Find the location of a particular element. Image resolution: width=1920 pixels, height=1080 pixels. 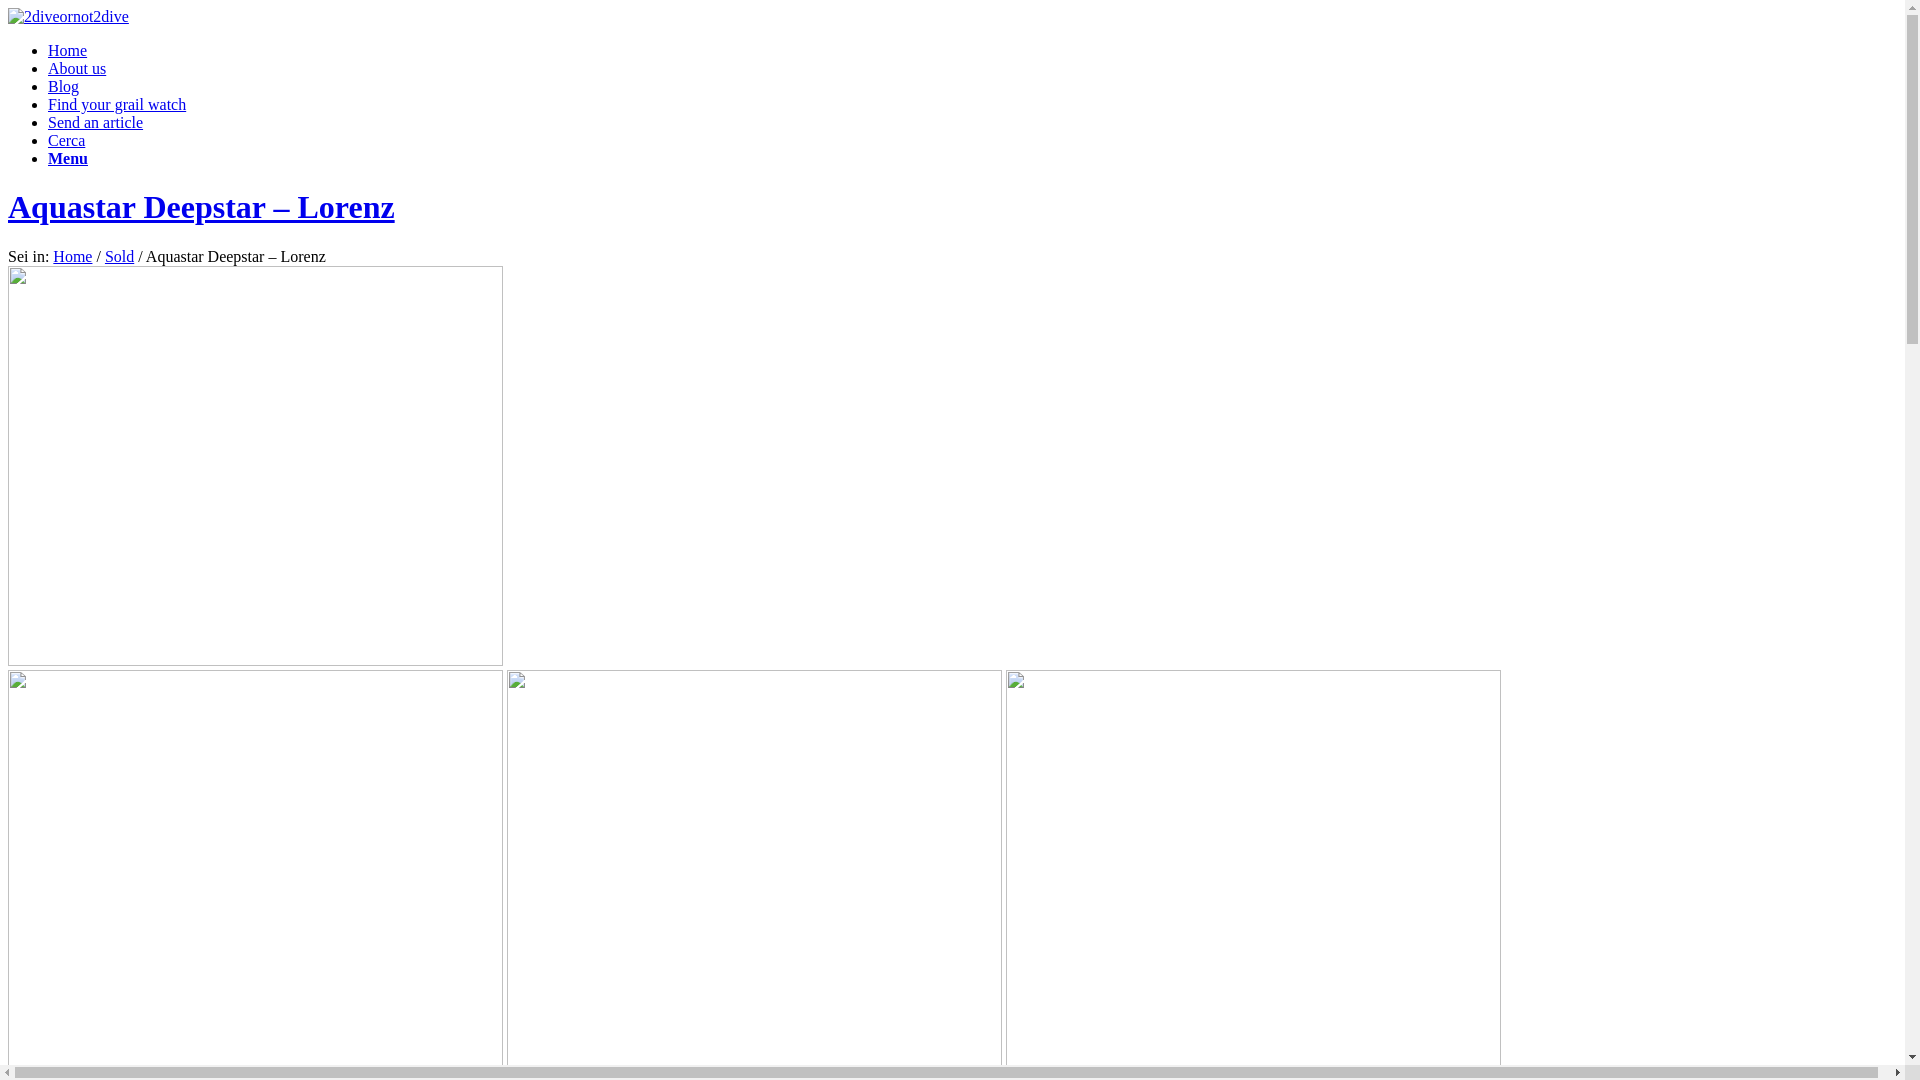

'Home' is located at coordinates (67, 49).